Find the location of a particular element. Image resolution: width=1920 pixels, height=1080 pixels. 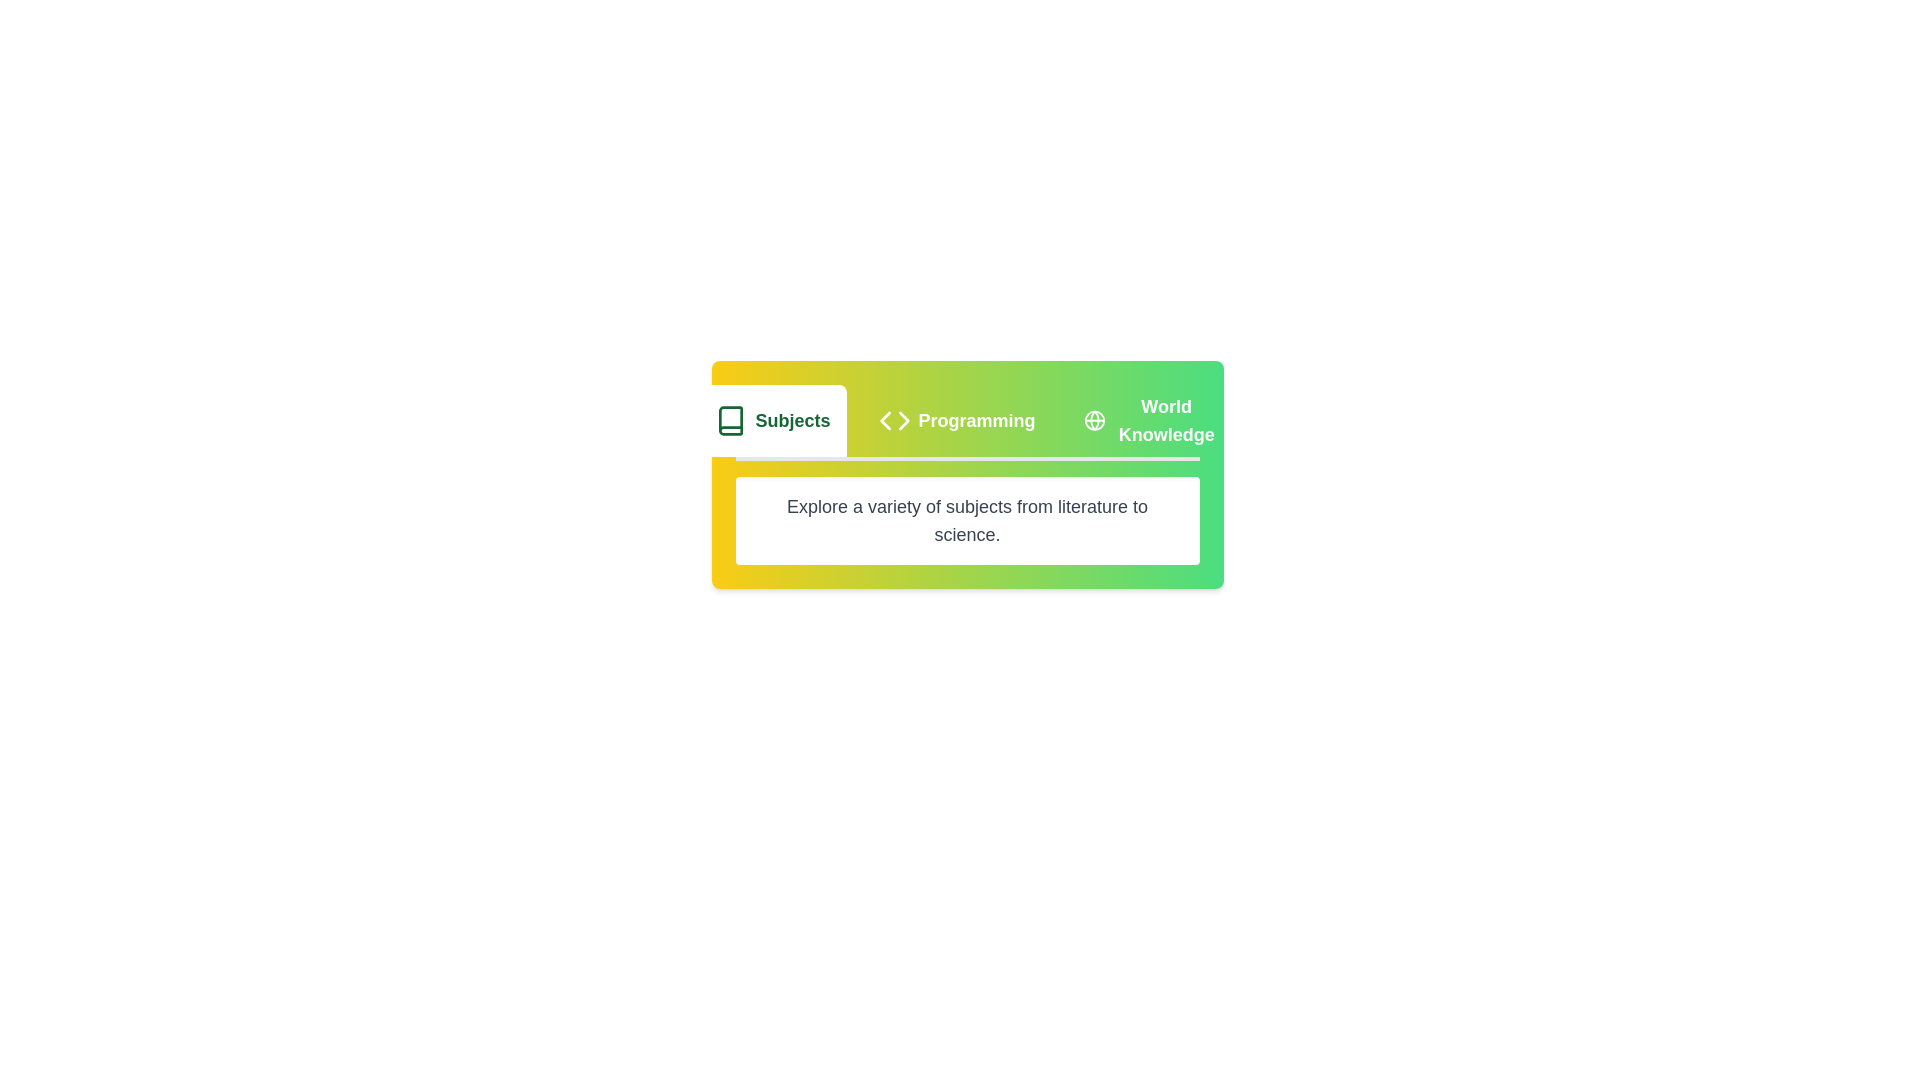

the tab labeled Programming to inspect its icon is located at coordinates (955, 419).